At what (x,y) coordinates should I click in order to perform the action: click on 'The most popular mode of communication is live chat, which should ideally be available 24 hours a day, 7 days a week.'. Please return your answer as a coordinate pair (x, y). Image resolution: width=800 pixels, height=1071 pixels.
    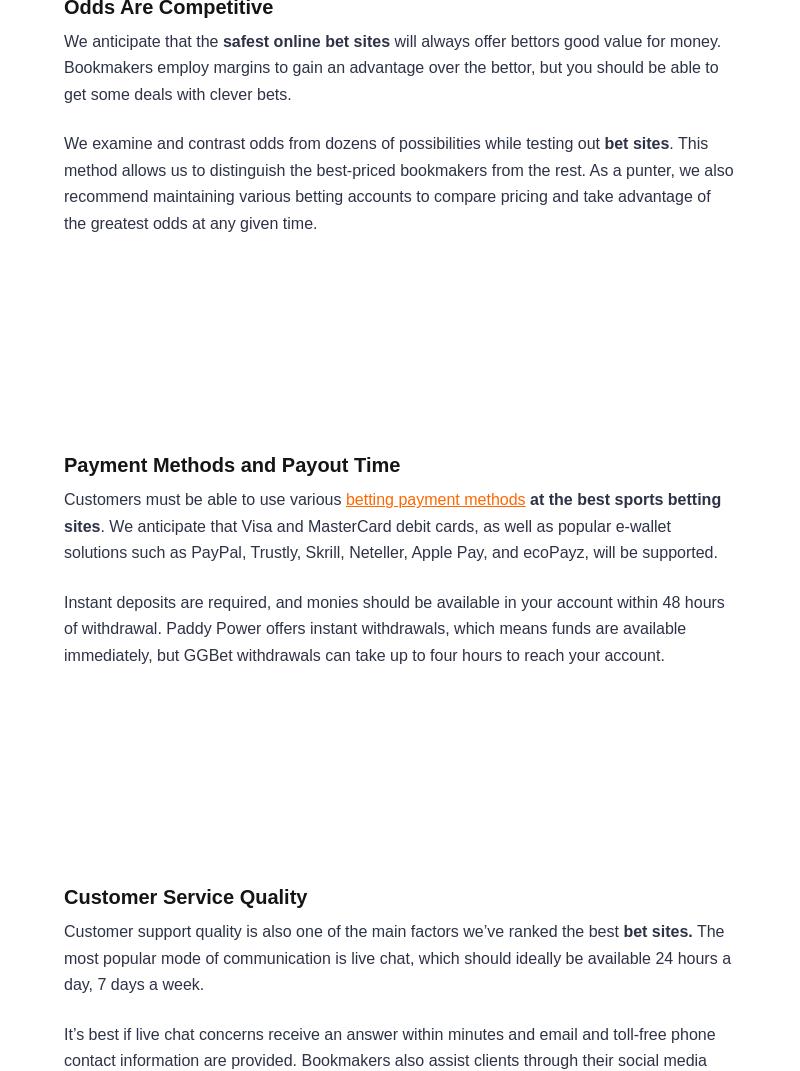
    Looking at the image, I should click on (396, 957).